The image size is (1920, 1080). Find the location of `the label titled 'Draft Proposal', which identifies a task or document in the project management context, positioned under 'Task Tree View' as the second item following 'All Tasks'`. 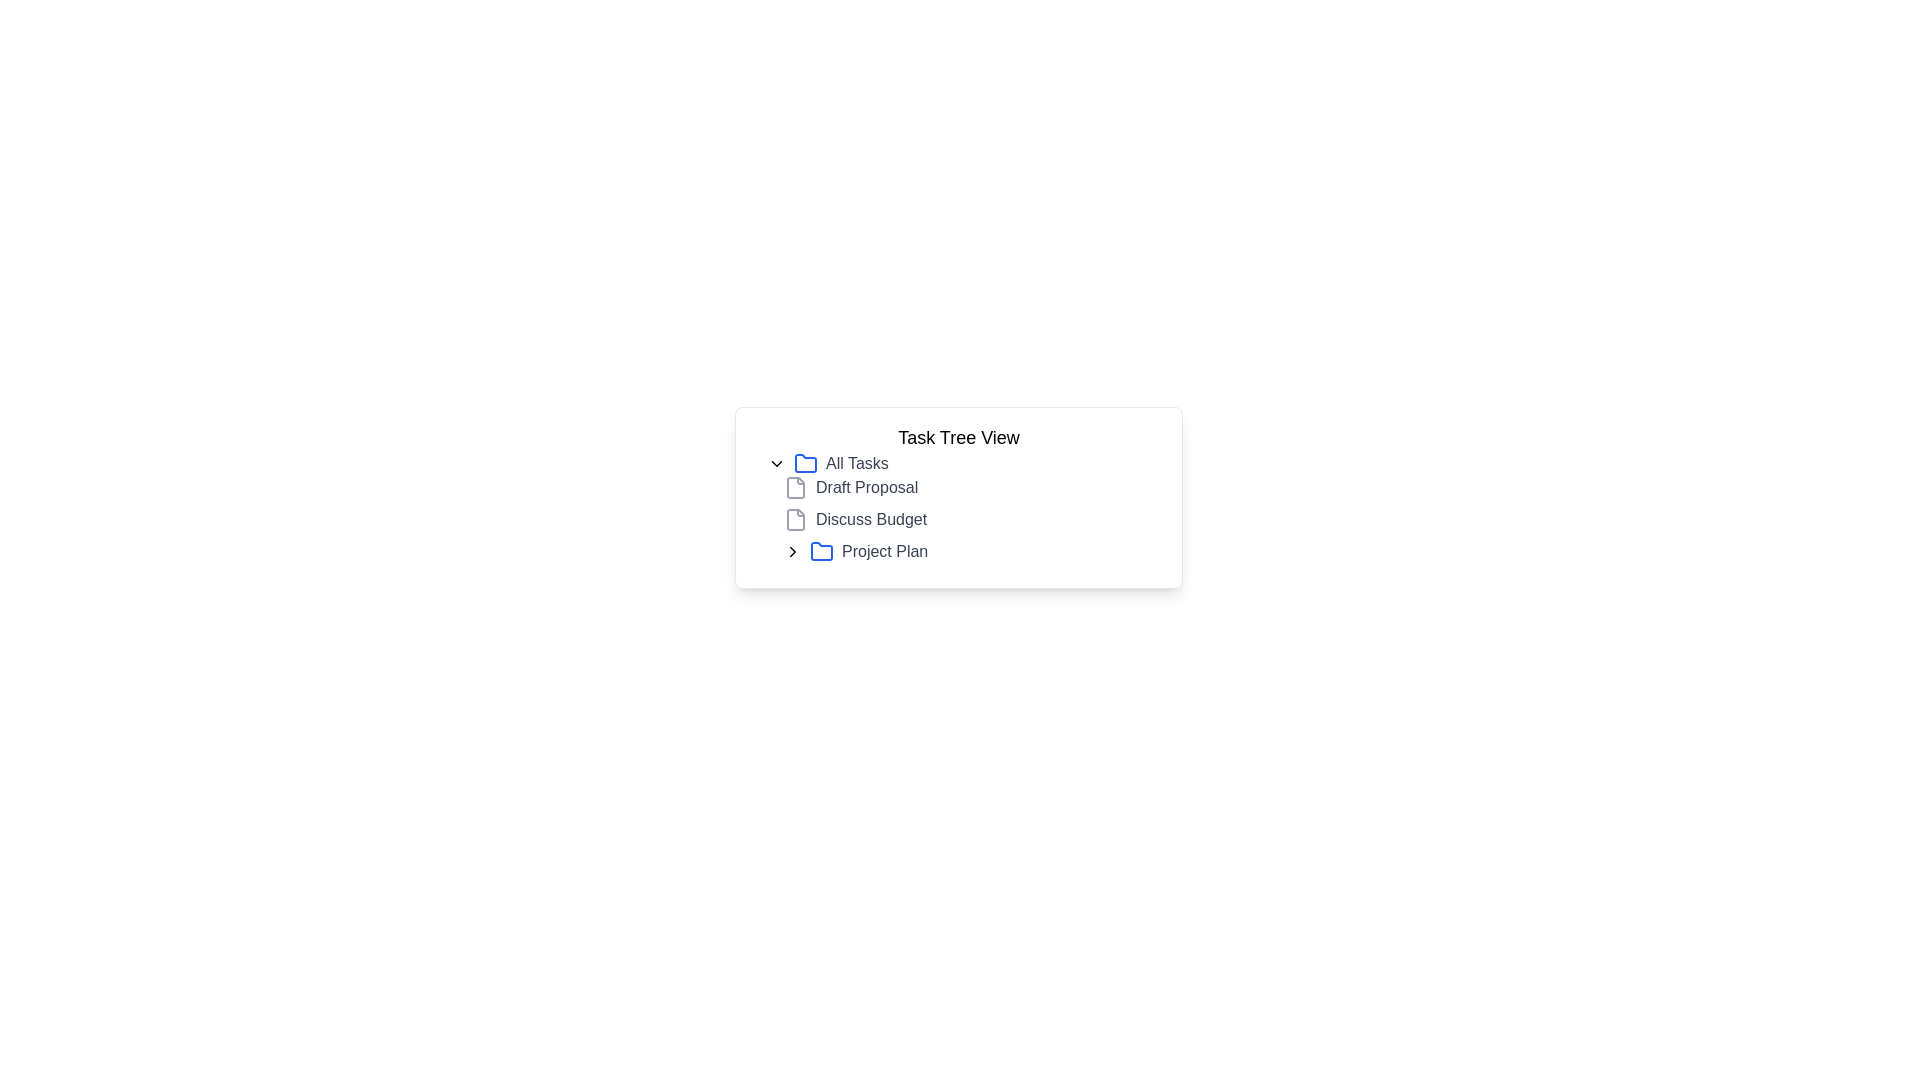

the label titled 'Draft Proposal', which identifies a task or document in the project management context, positioned under 'Task Tree View' as the second item following 'All Tasks' is located at coordinates (867, 488).